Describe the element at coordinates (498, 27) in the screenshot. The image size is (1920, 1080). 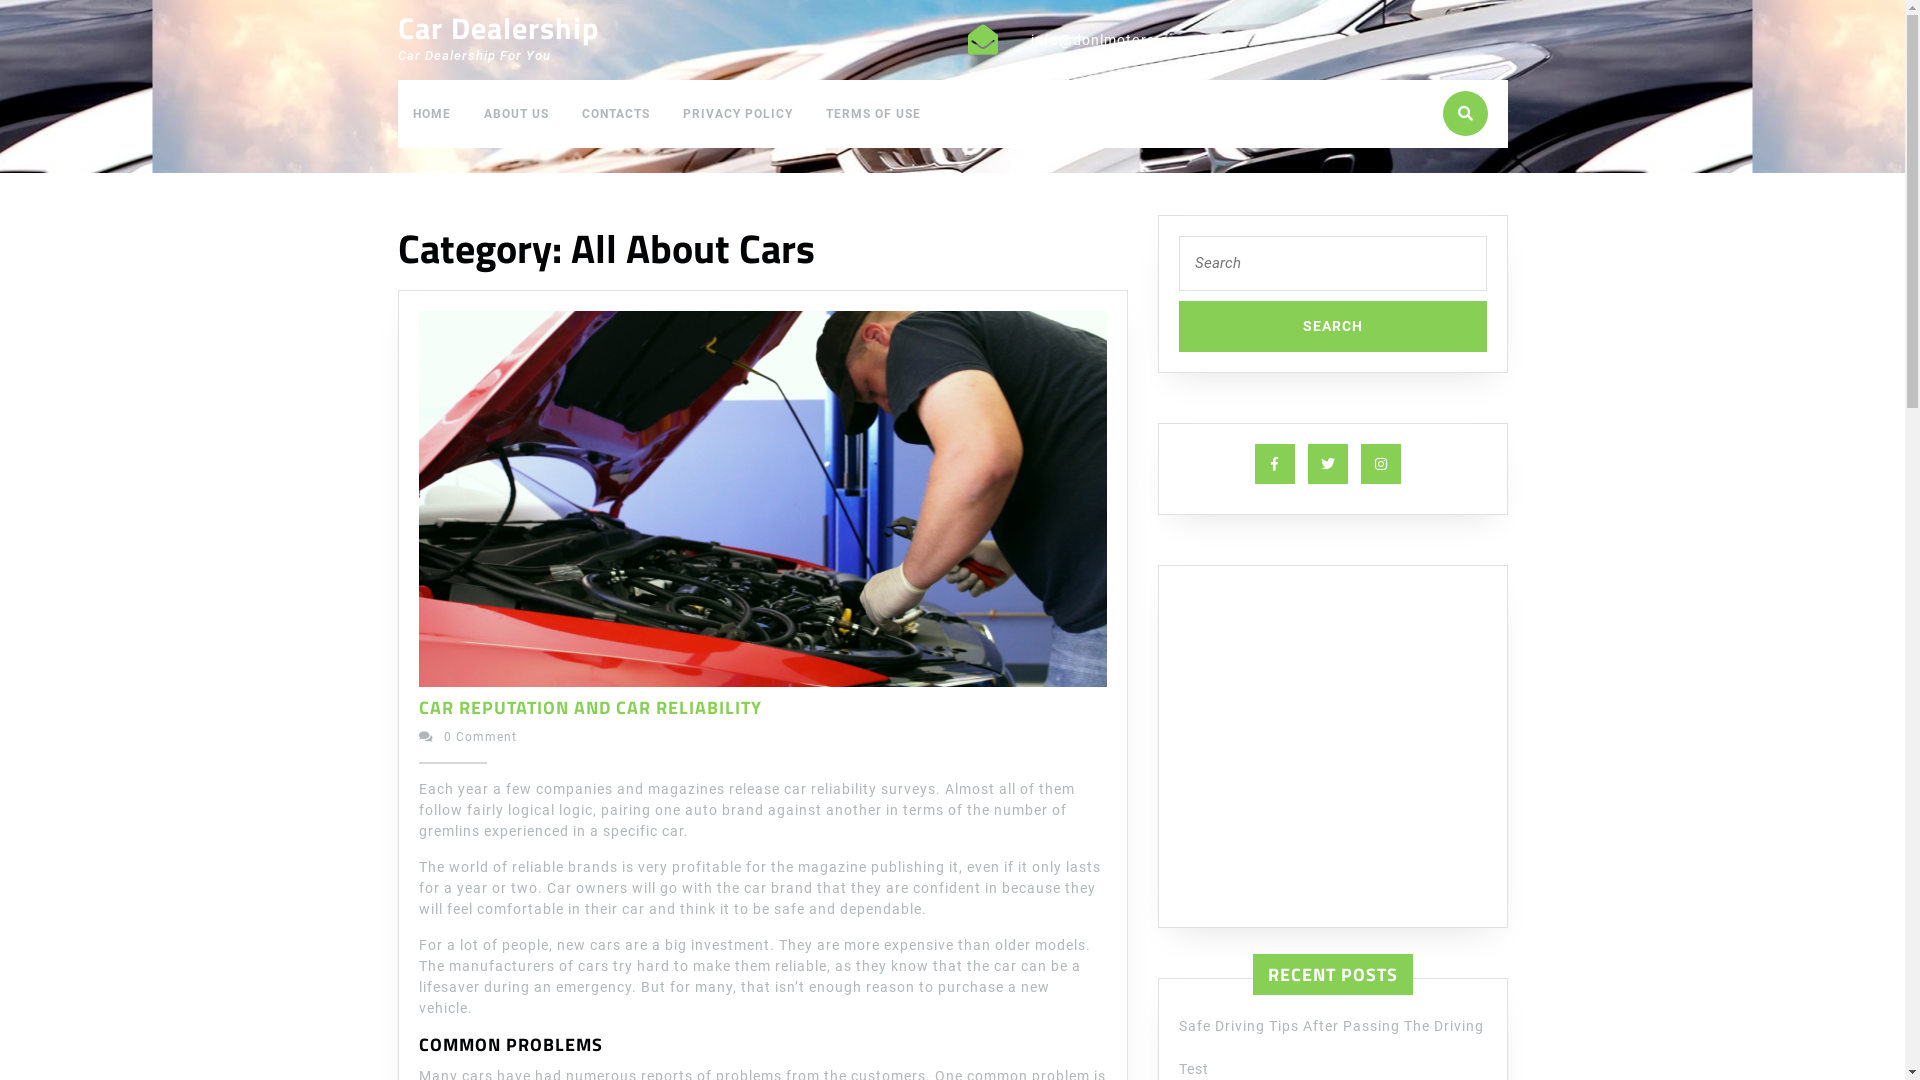
I see `'Car Dealership'` at that location.